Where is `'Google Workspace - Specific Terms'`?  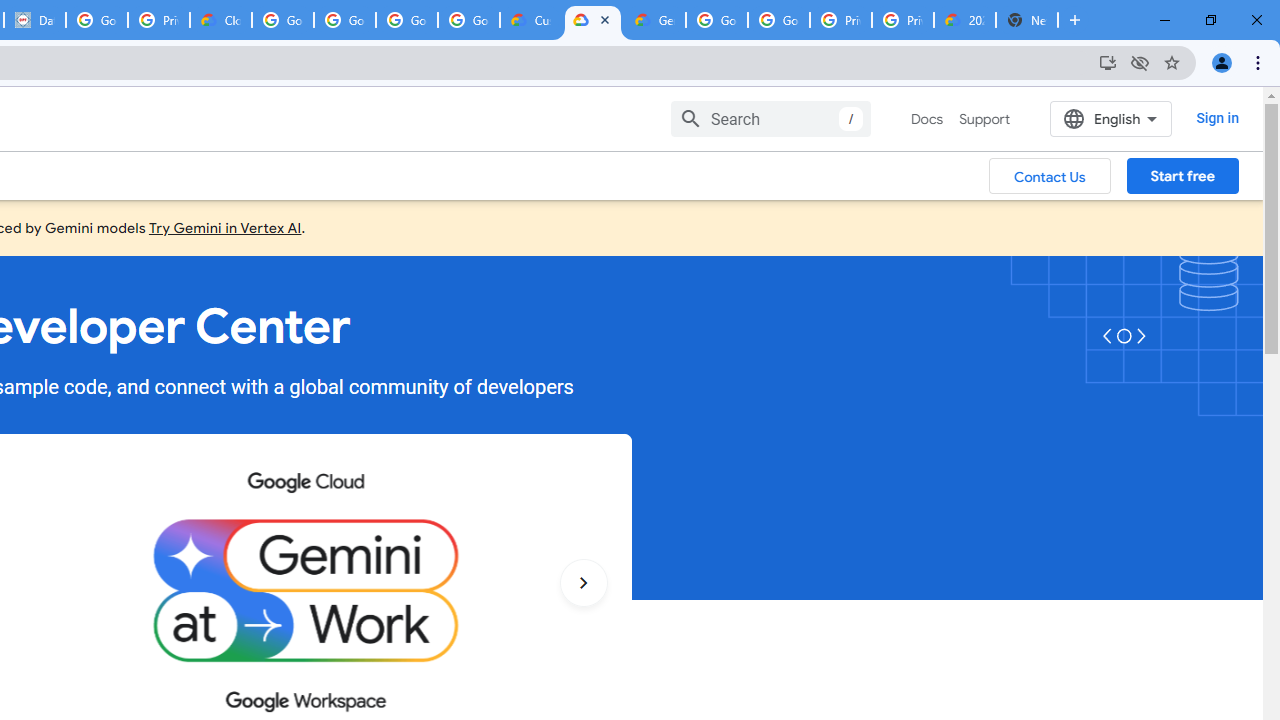
'Google Workspace - Specific Terms' is located at coordinates (406, 20).